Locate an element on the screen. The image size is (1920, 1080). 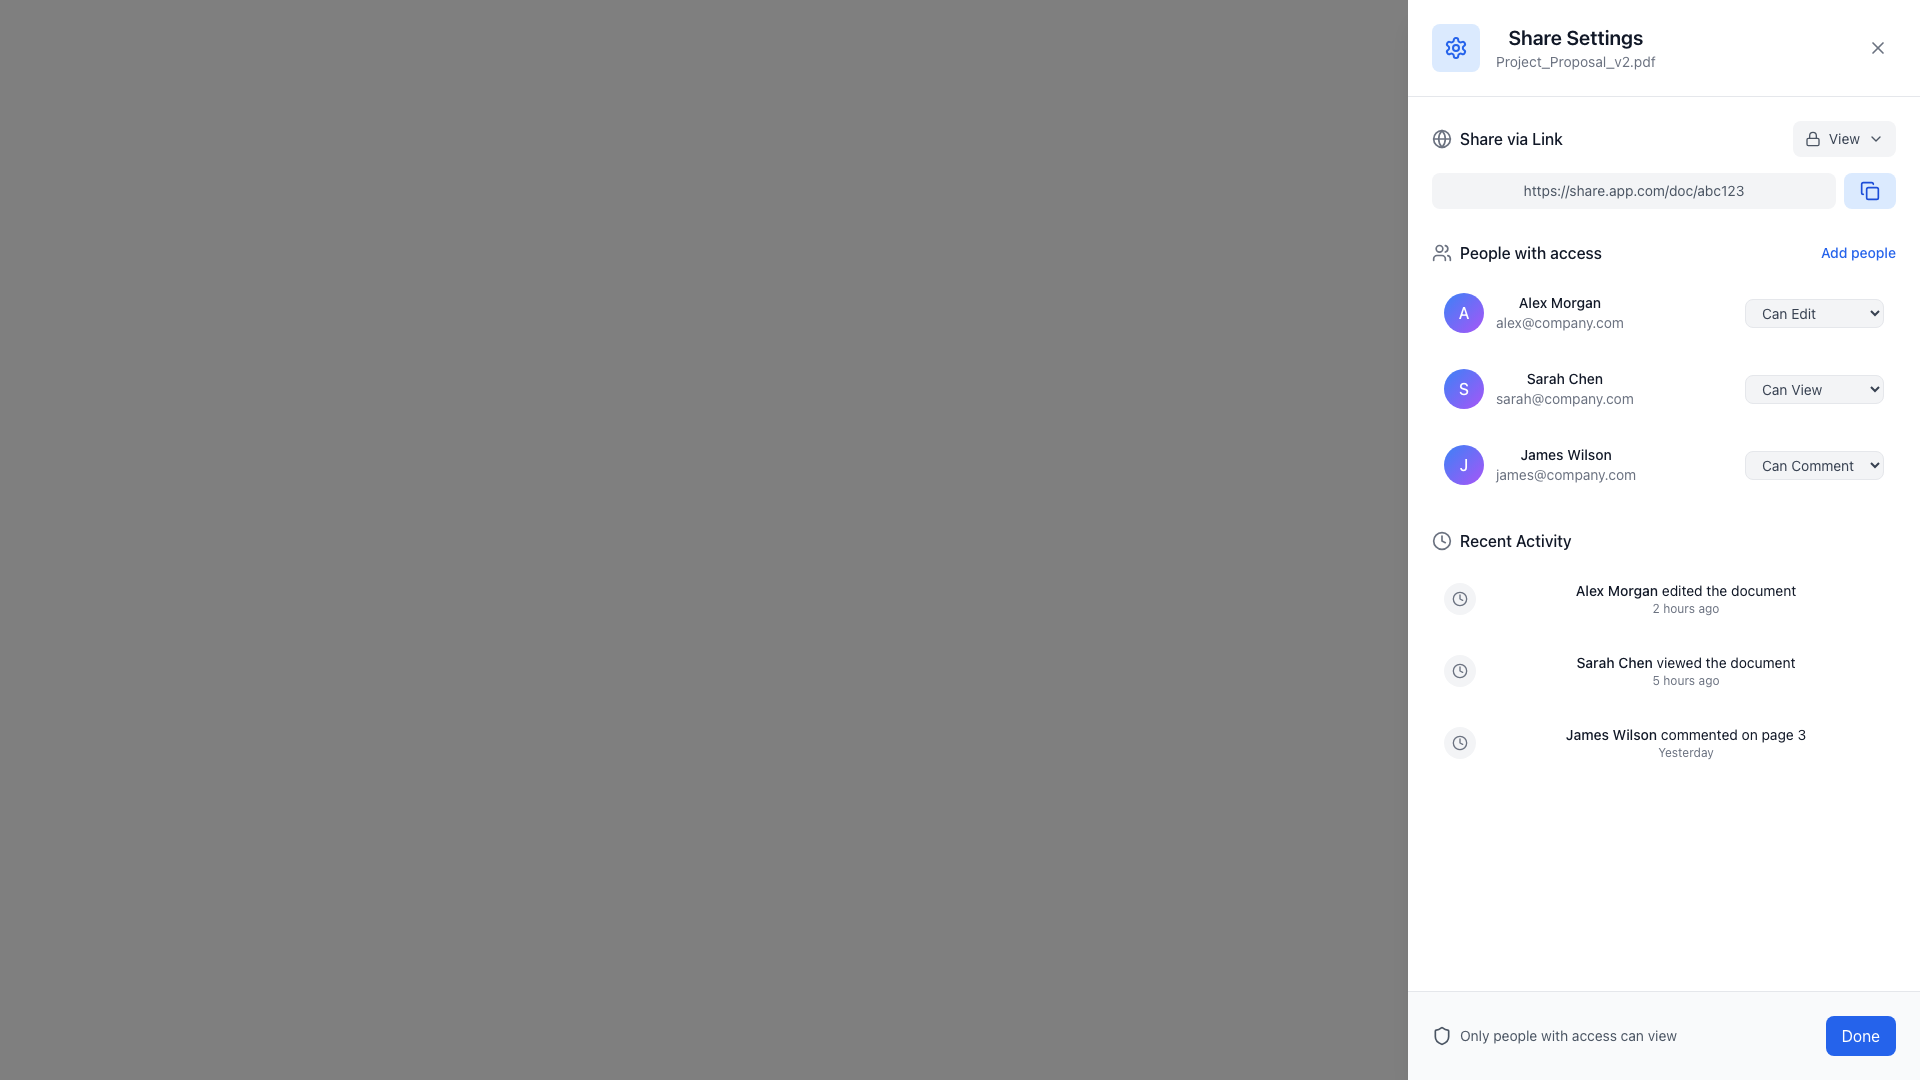
the icon resembling two overlapping squares within the rounded rectangular button to copy the link is located at coordinates (1869, 191).